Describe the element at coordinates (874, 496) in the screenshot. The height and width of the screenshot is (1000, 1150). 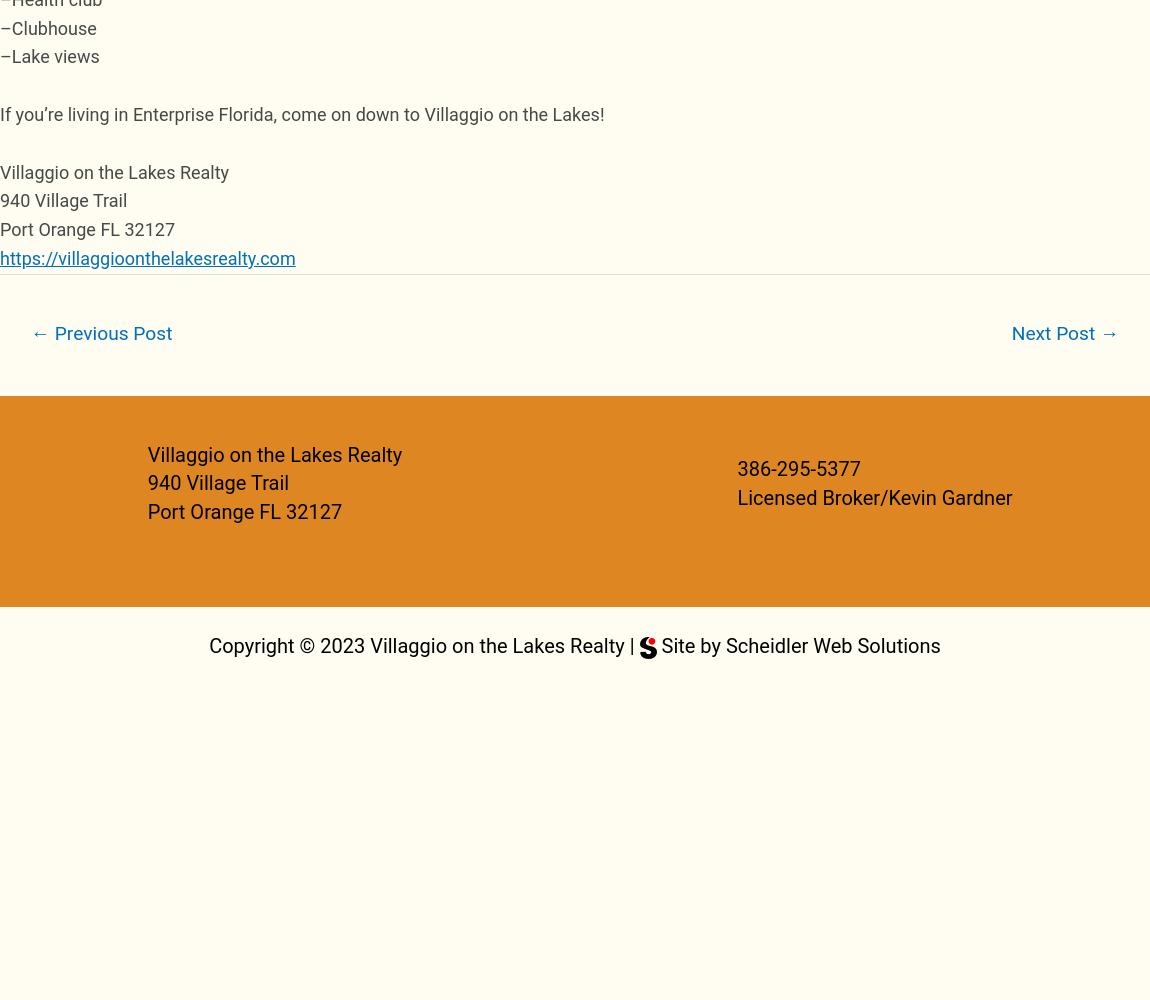
I see `'Licensed Broker/Kevin Gardner'` at that location.